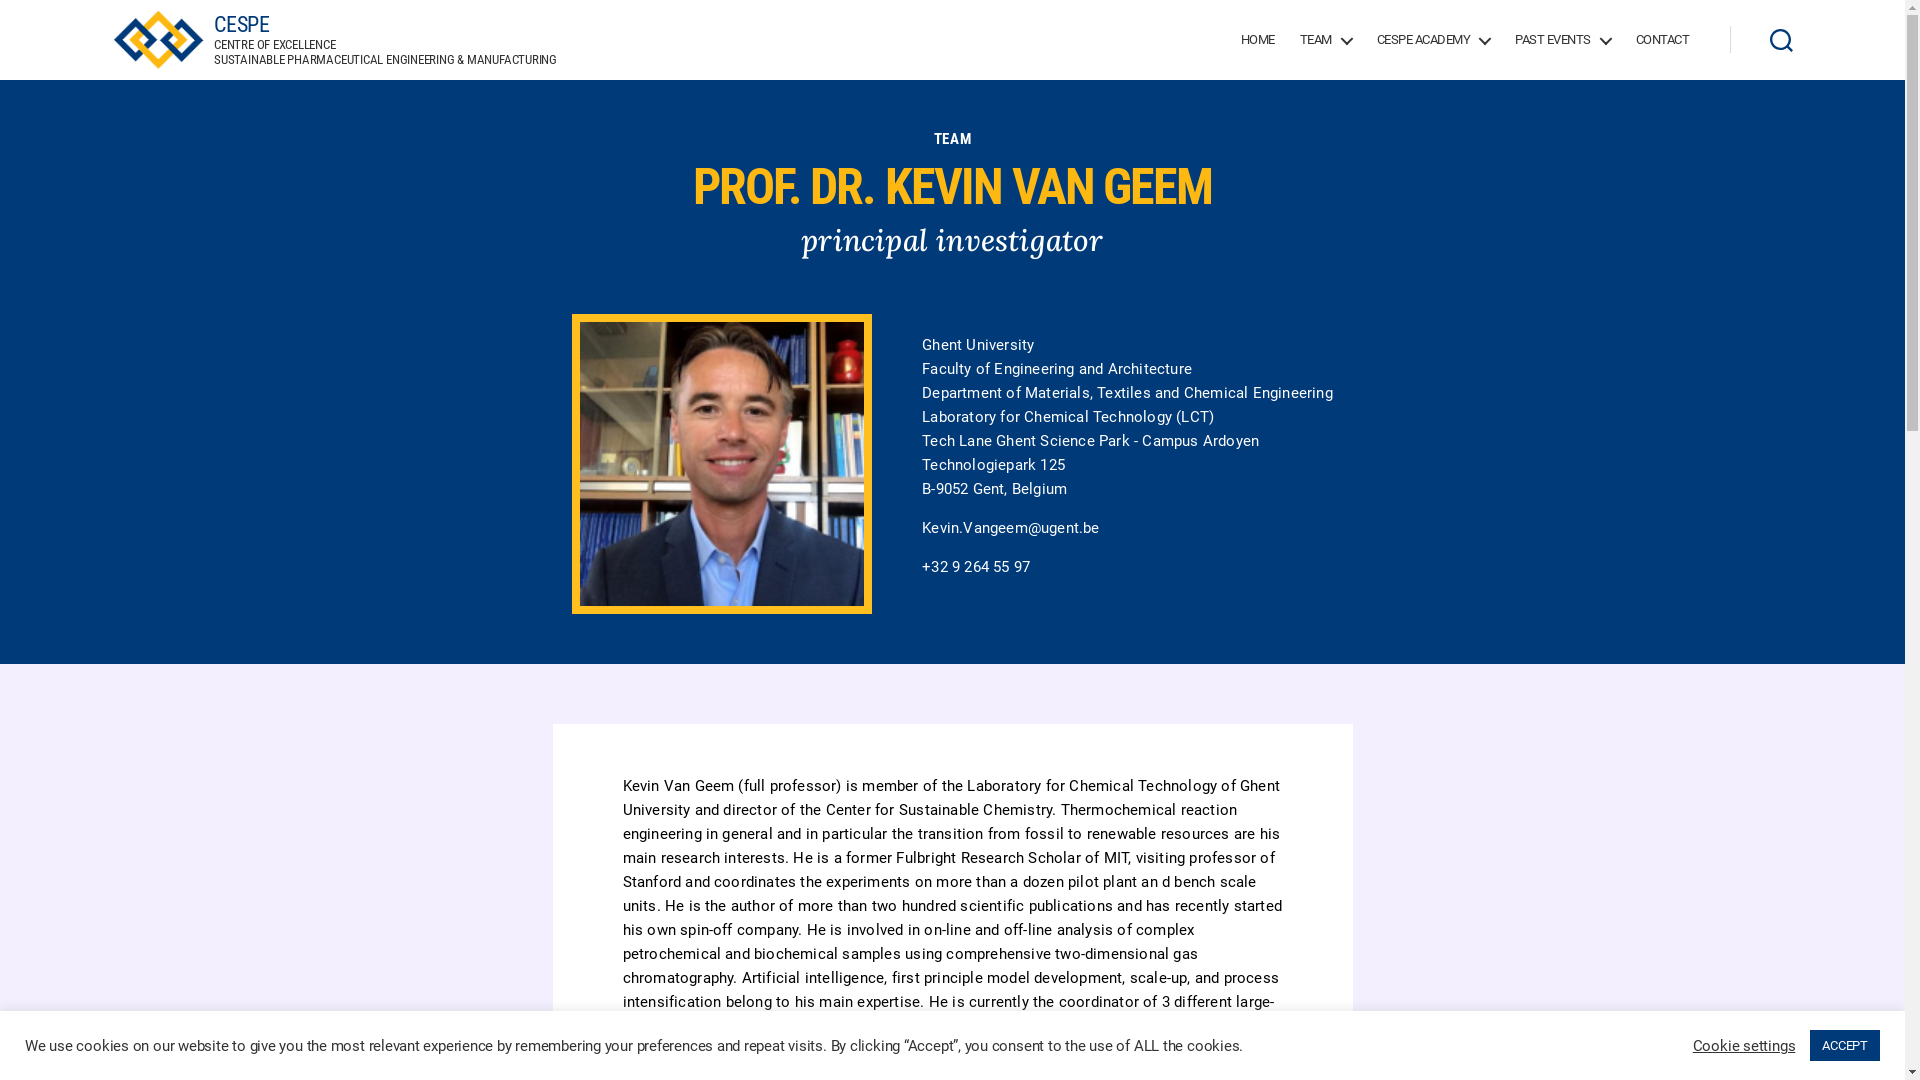 The width and height of the screenshot is (1920, 1080). What do you see at coordinates (1743, 1044) in the screenshot?
I see `'Cookie settings'` at bounding box center [1743, 1044].